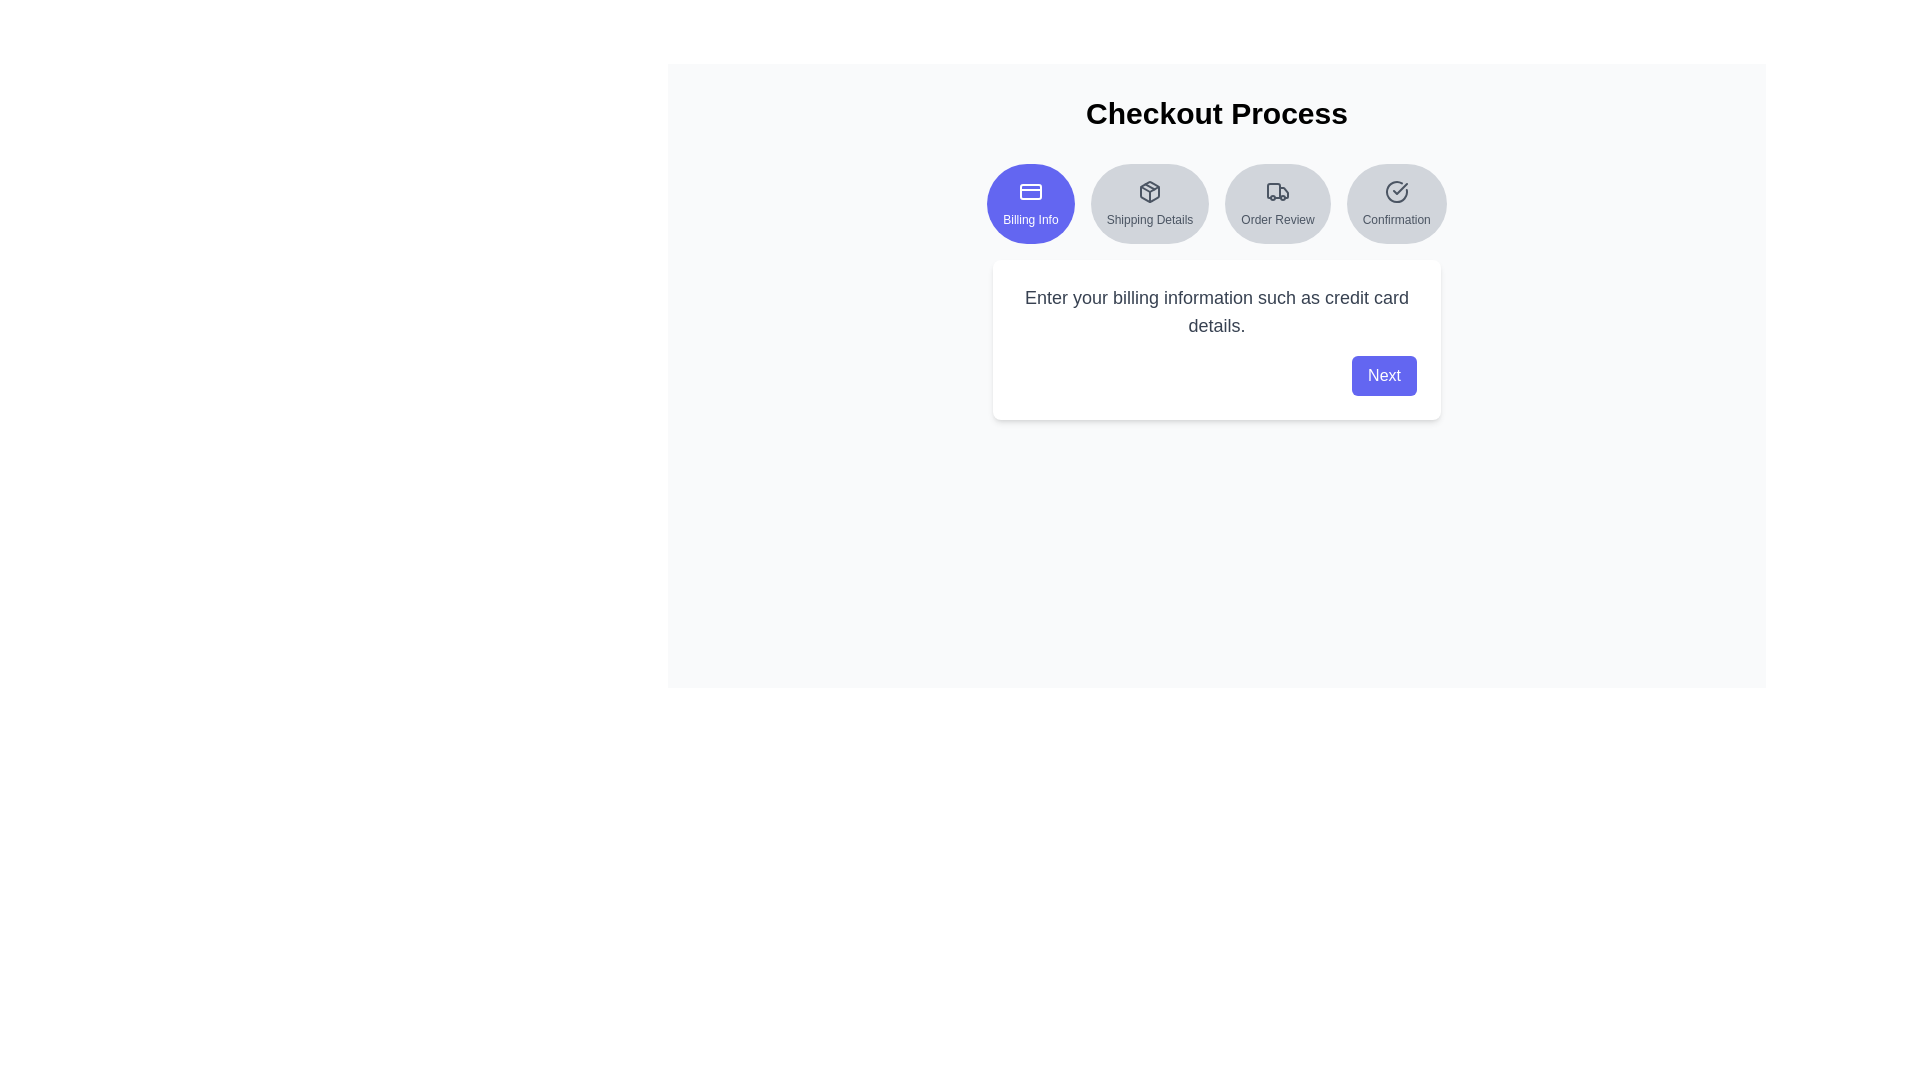  Describe the element at coordinates (1382, 375) in the screenshot. I see `the 'Next' button to proceed to the next step in the checkout process` at that location.